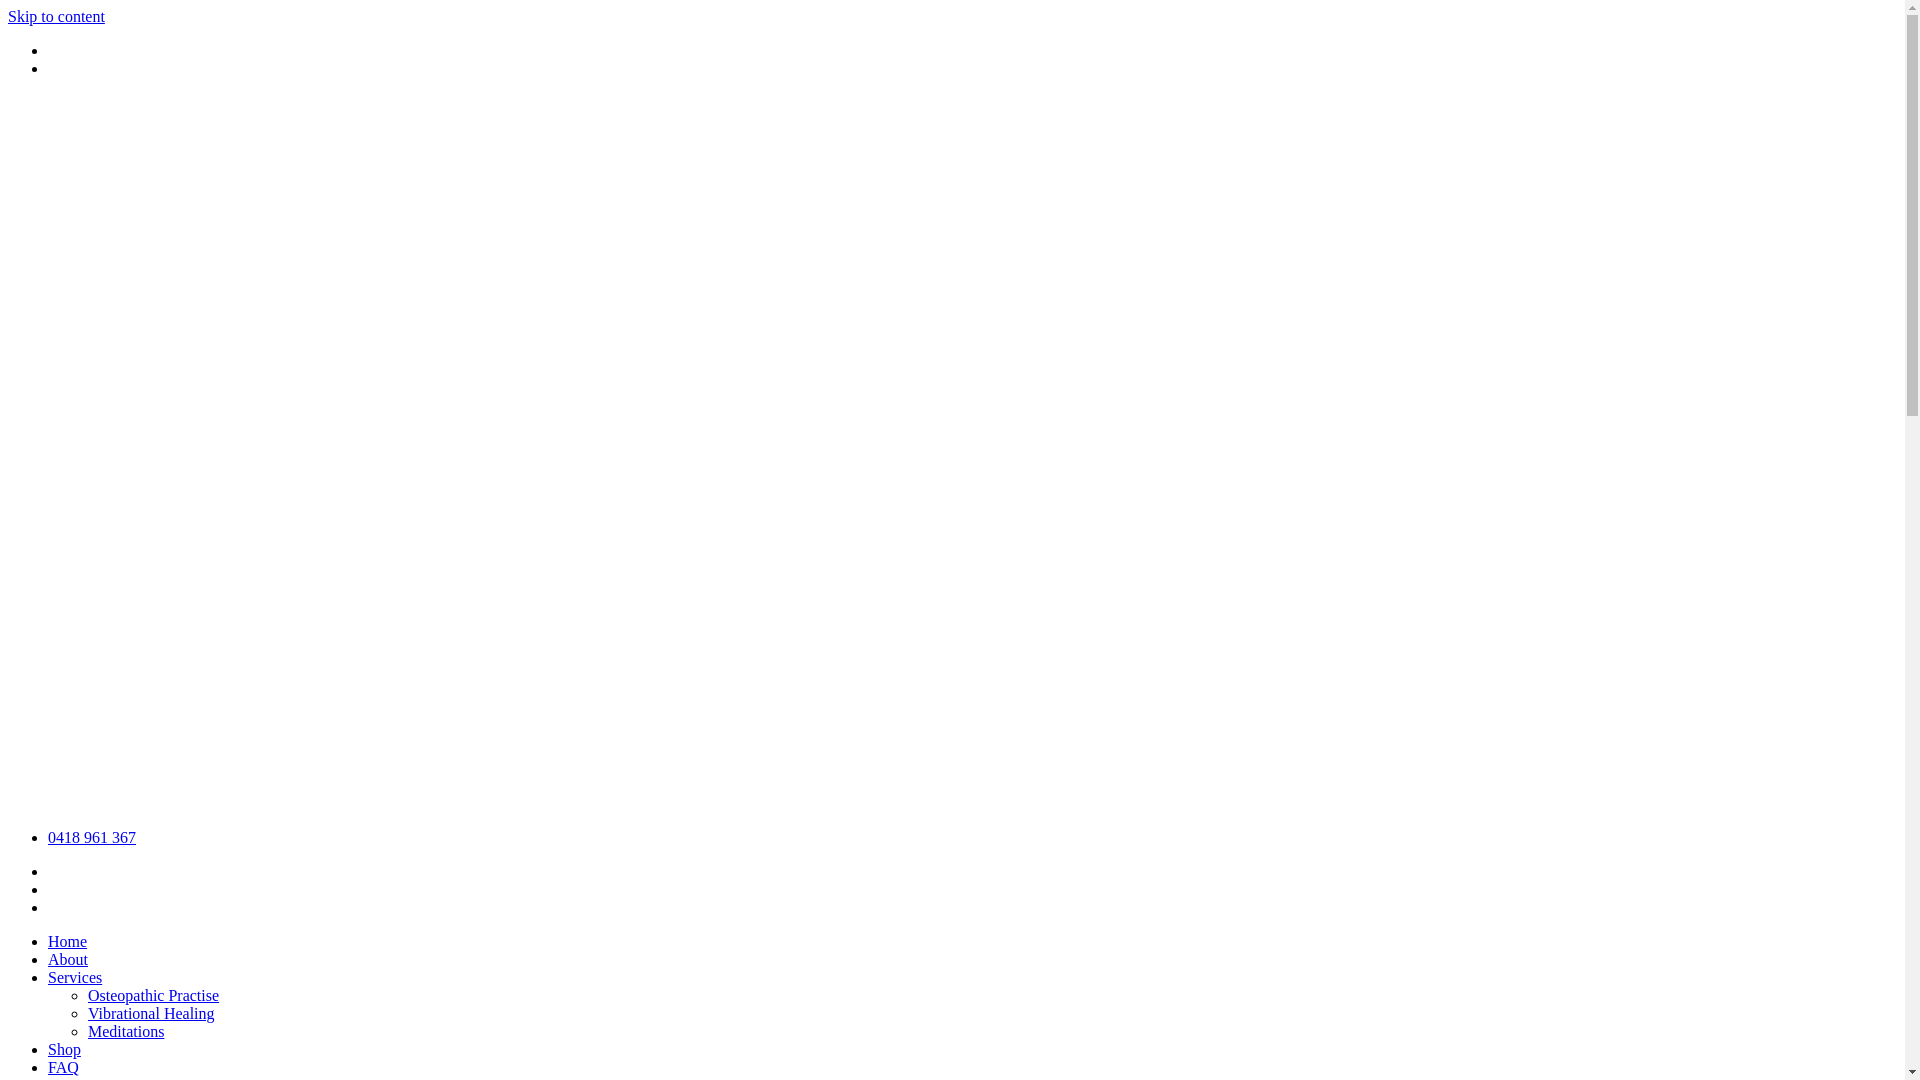  Describe the element at coordinates (90, 837) in the screenshot. I see `'0418 961 367'` at that location.